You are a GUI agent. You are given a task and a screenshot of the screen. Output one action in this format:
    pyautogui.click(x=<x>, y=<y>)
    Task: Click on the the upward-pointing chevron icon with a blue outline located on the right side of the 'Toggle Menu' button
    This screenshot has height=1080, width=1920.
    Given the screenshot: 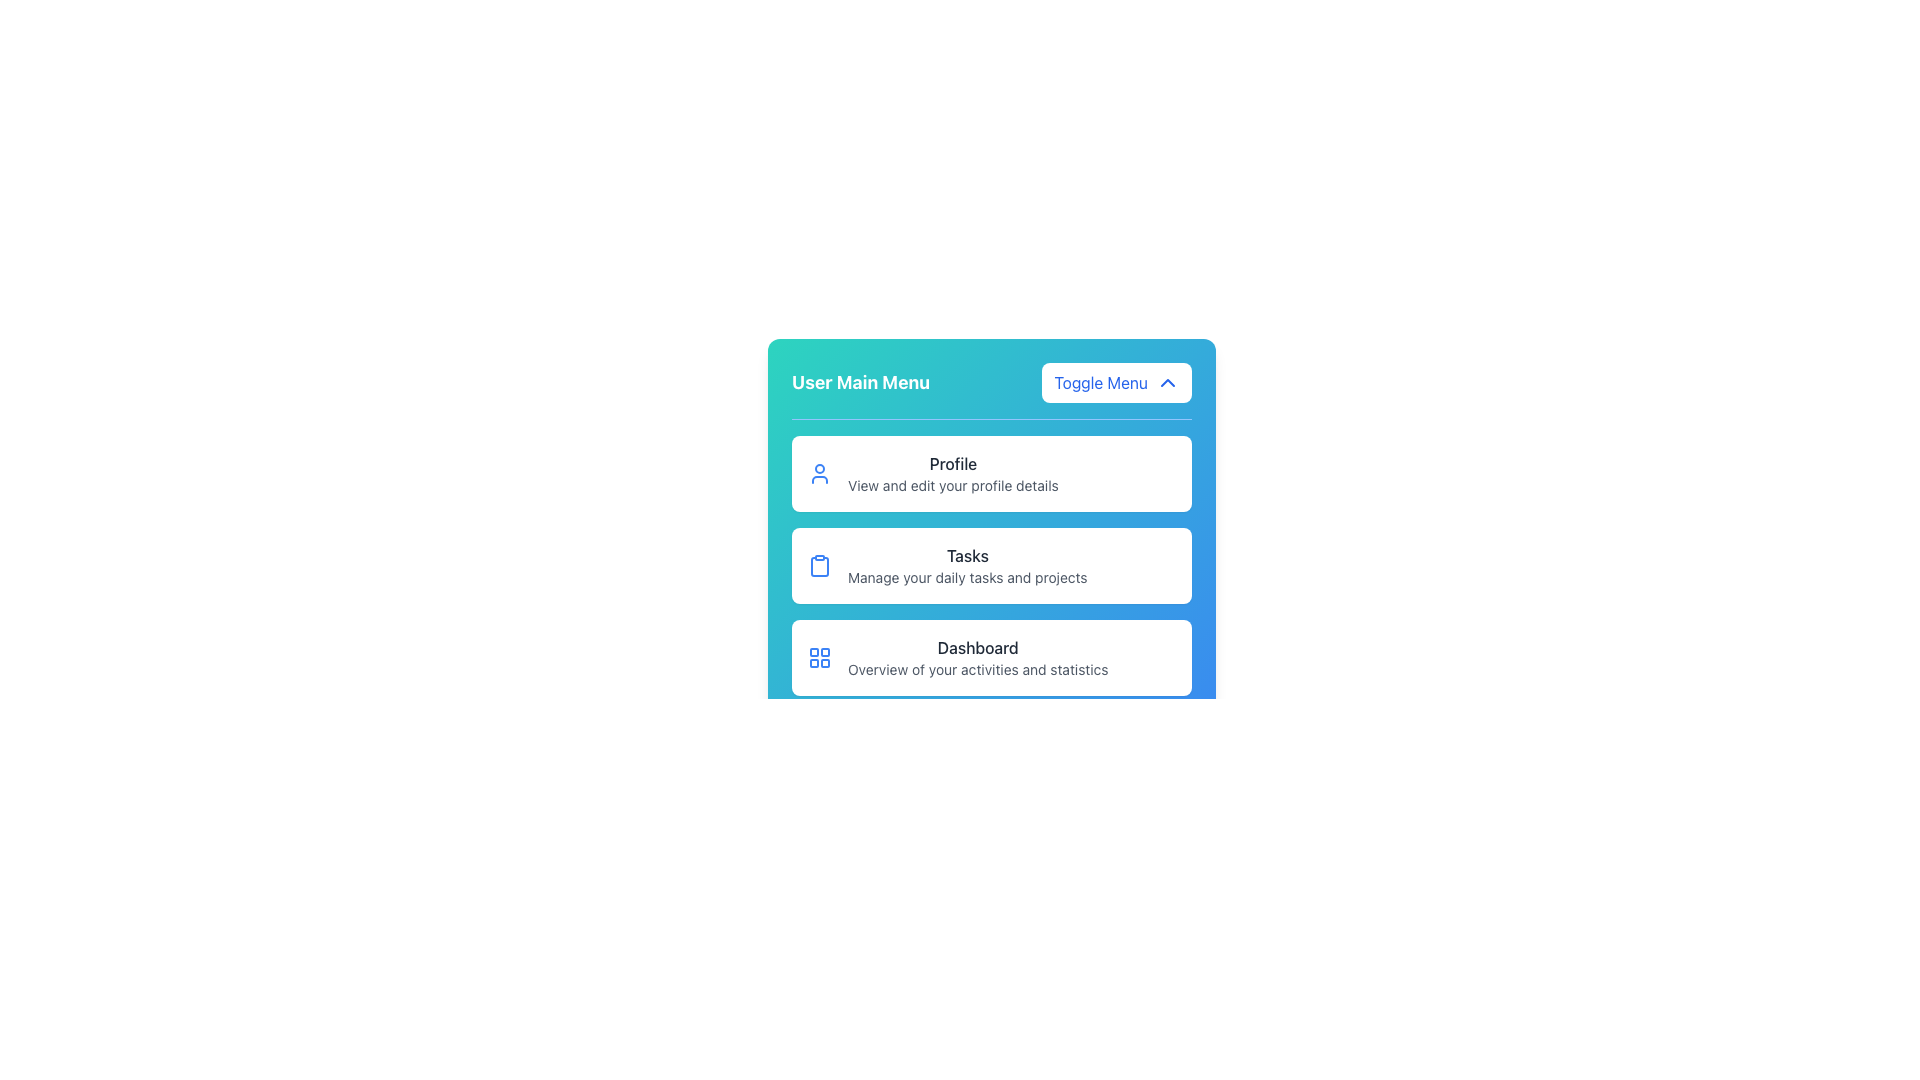 What is the action you would take?
    pyautogui.click(x=1167, y=382)
    